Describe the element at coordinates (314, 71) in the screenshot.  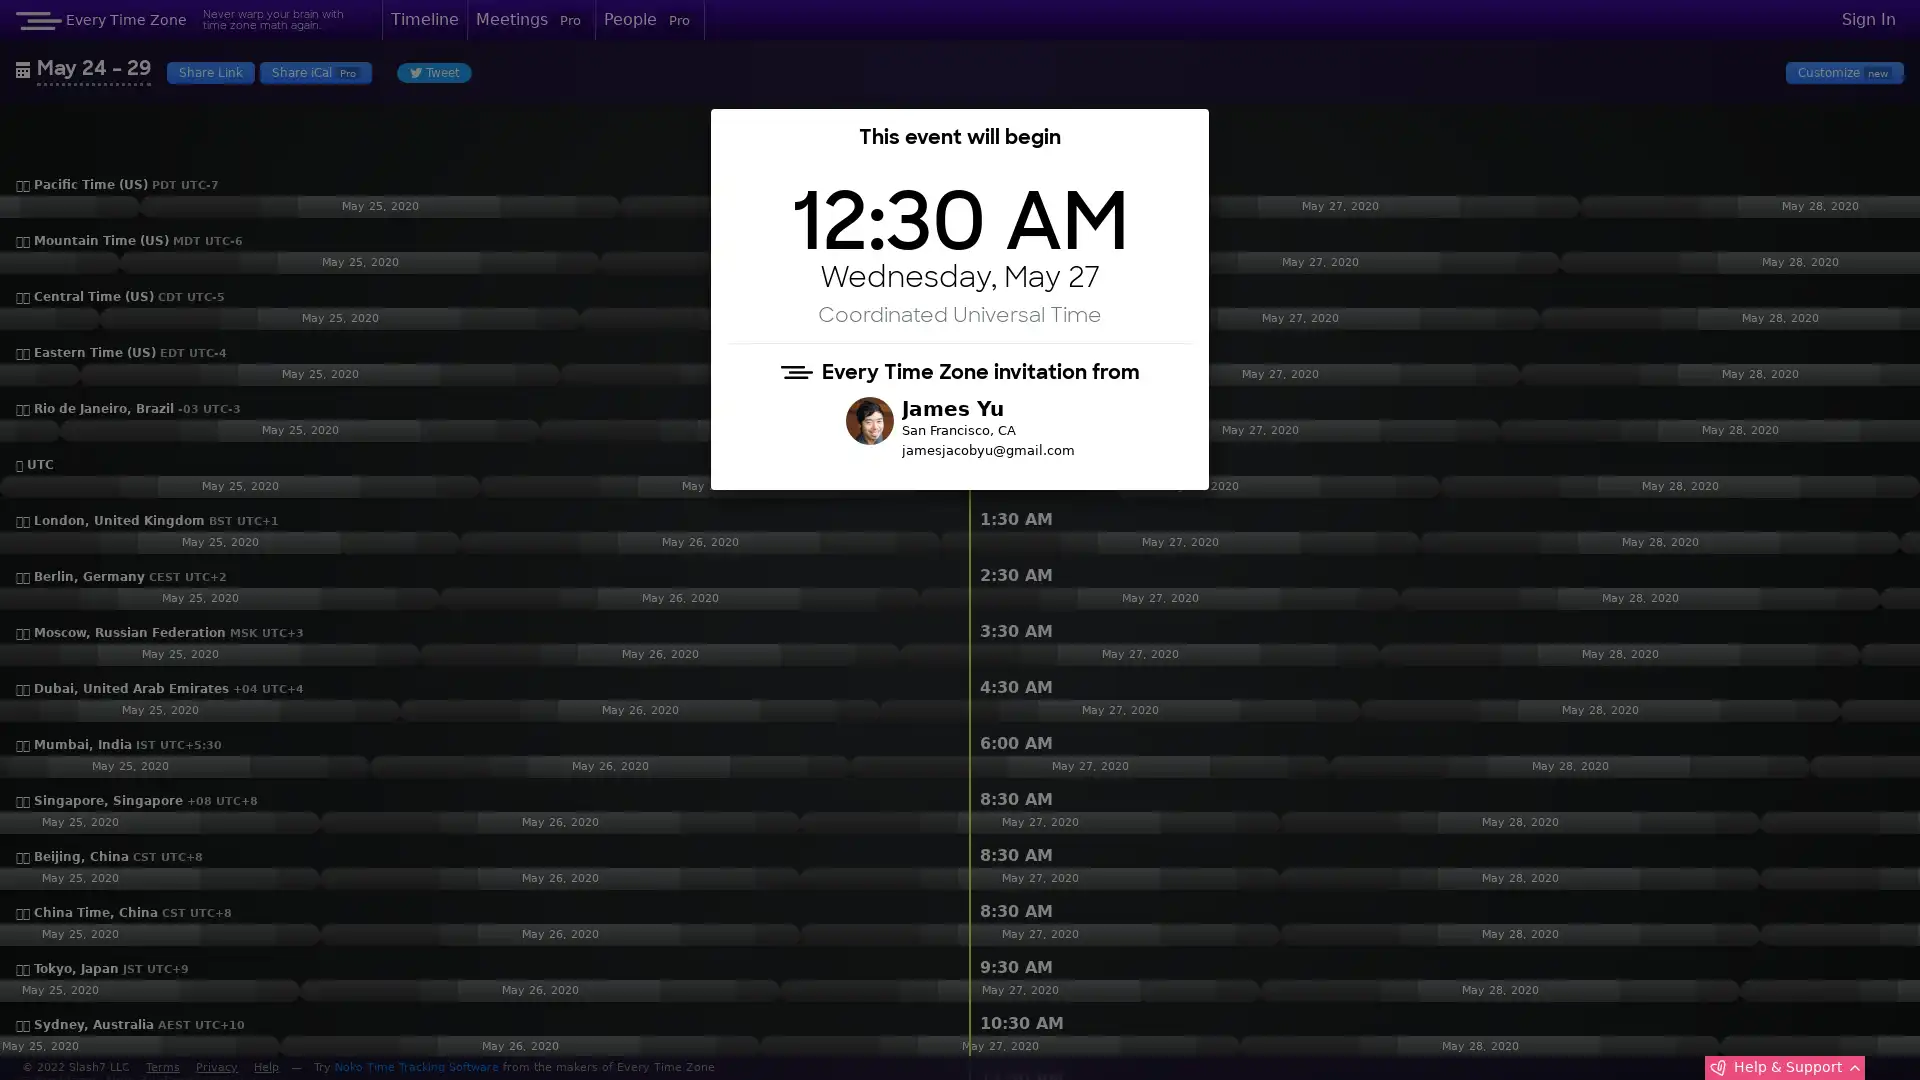
I see `Share iCal Pro` at that location.